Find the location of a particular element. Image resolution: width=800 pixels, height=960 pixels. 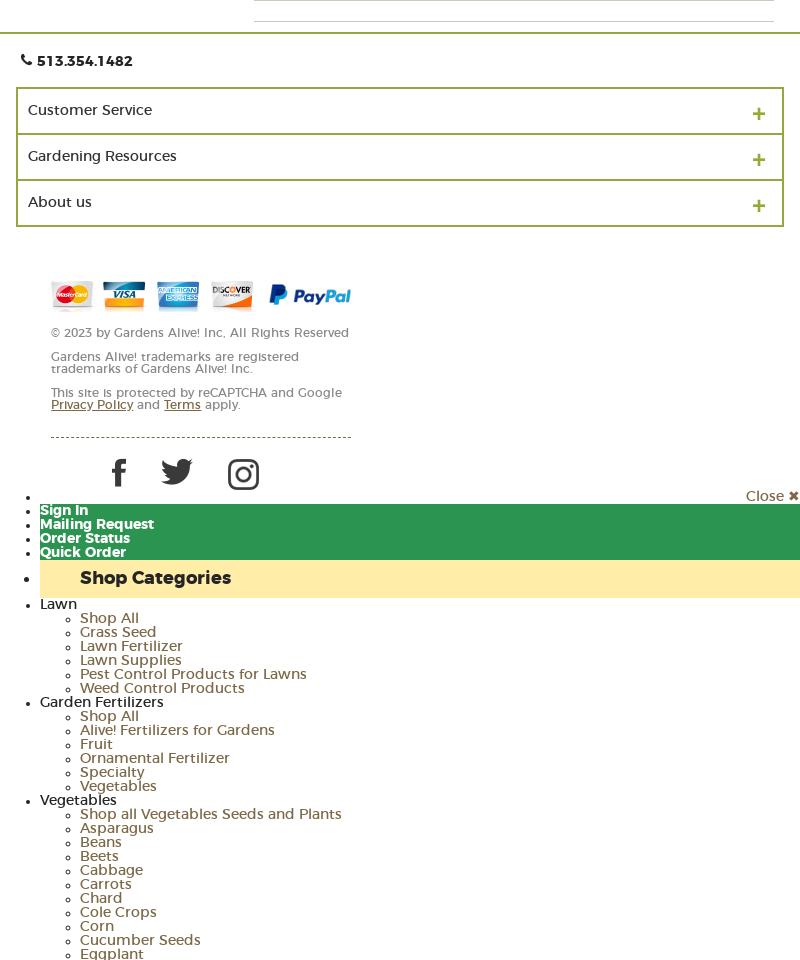

'Quick Order' is located at coordinates (83, 552).